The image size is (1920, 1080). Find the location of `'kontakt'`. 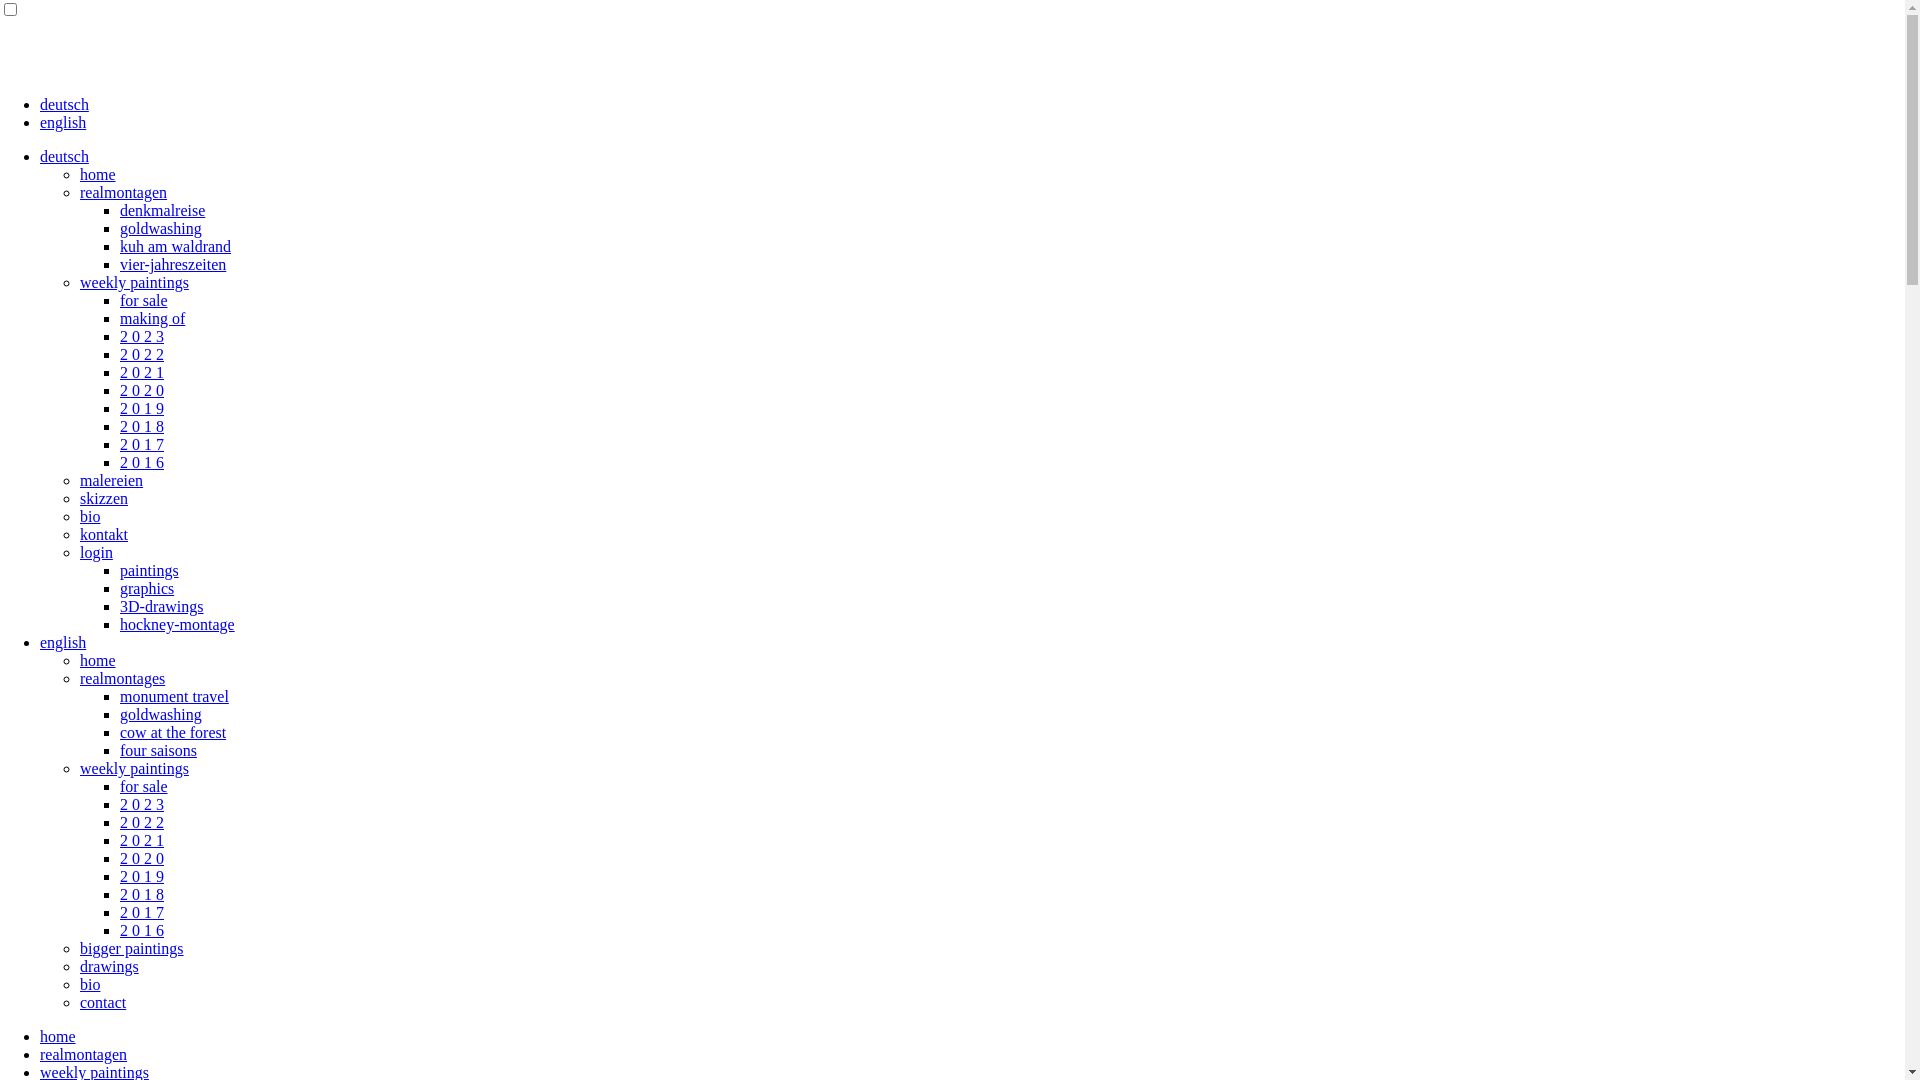

'kontakt' is located at coordinates (103, 533).